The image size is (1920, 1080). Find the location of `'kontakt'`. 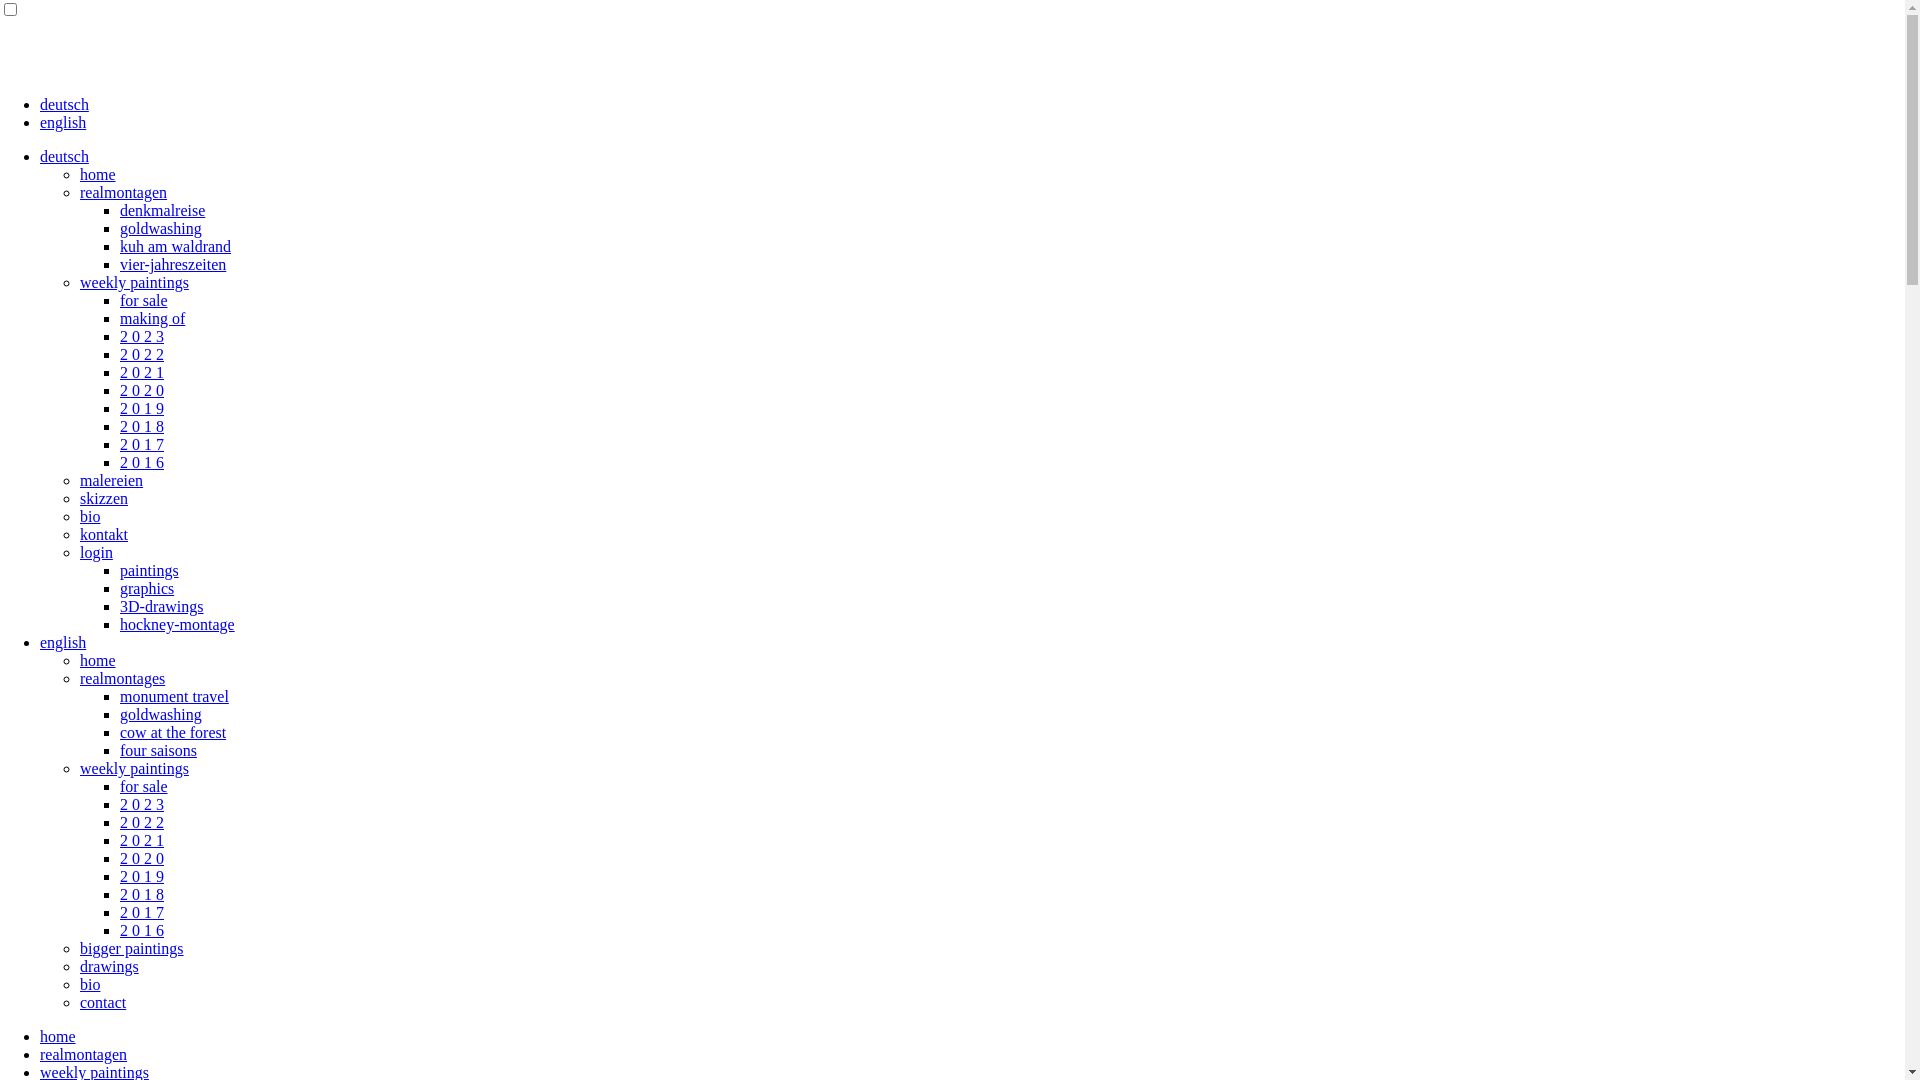

'kontakt' is located at coordinates (103, 533).